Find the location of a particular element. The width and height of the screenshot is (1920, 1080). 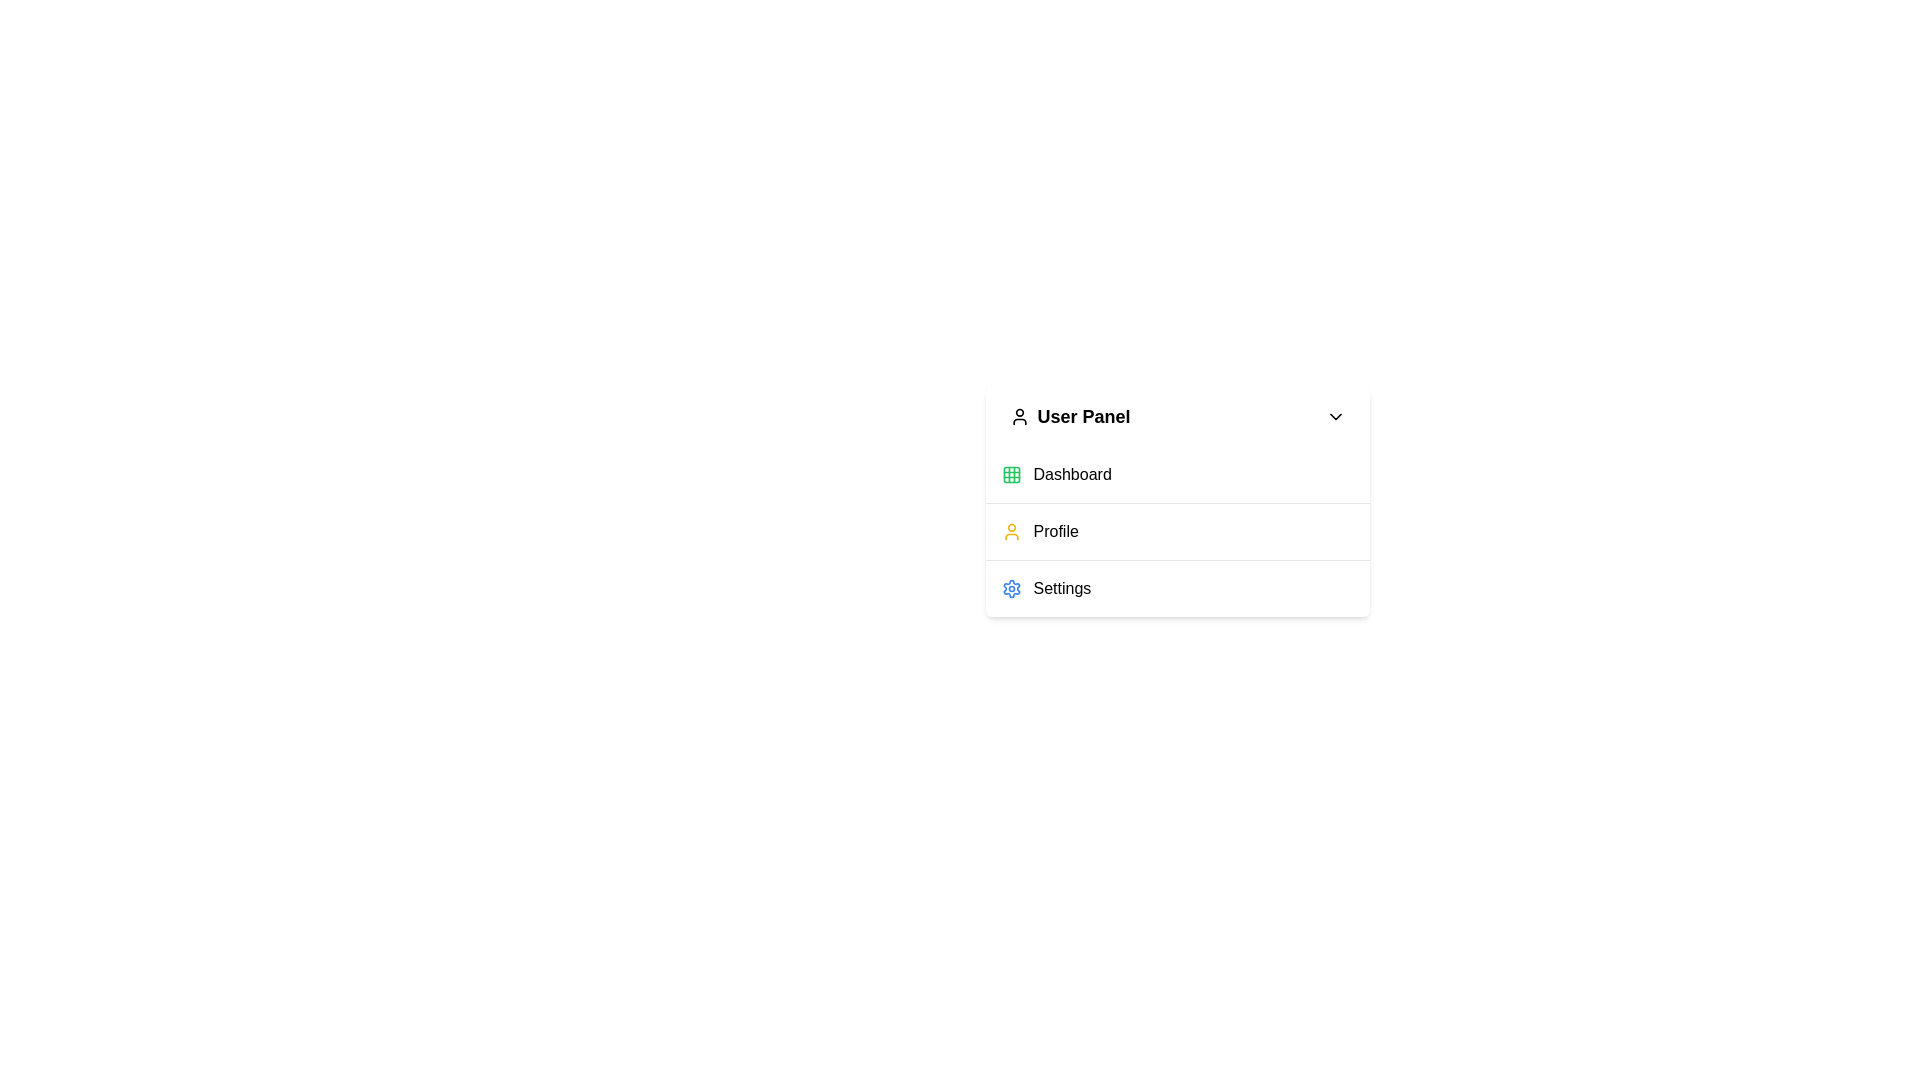

the menu item Settings is located at coordinates (1177, 587).